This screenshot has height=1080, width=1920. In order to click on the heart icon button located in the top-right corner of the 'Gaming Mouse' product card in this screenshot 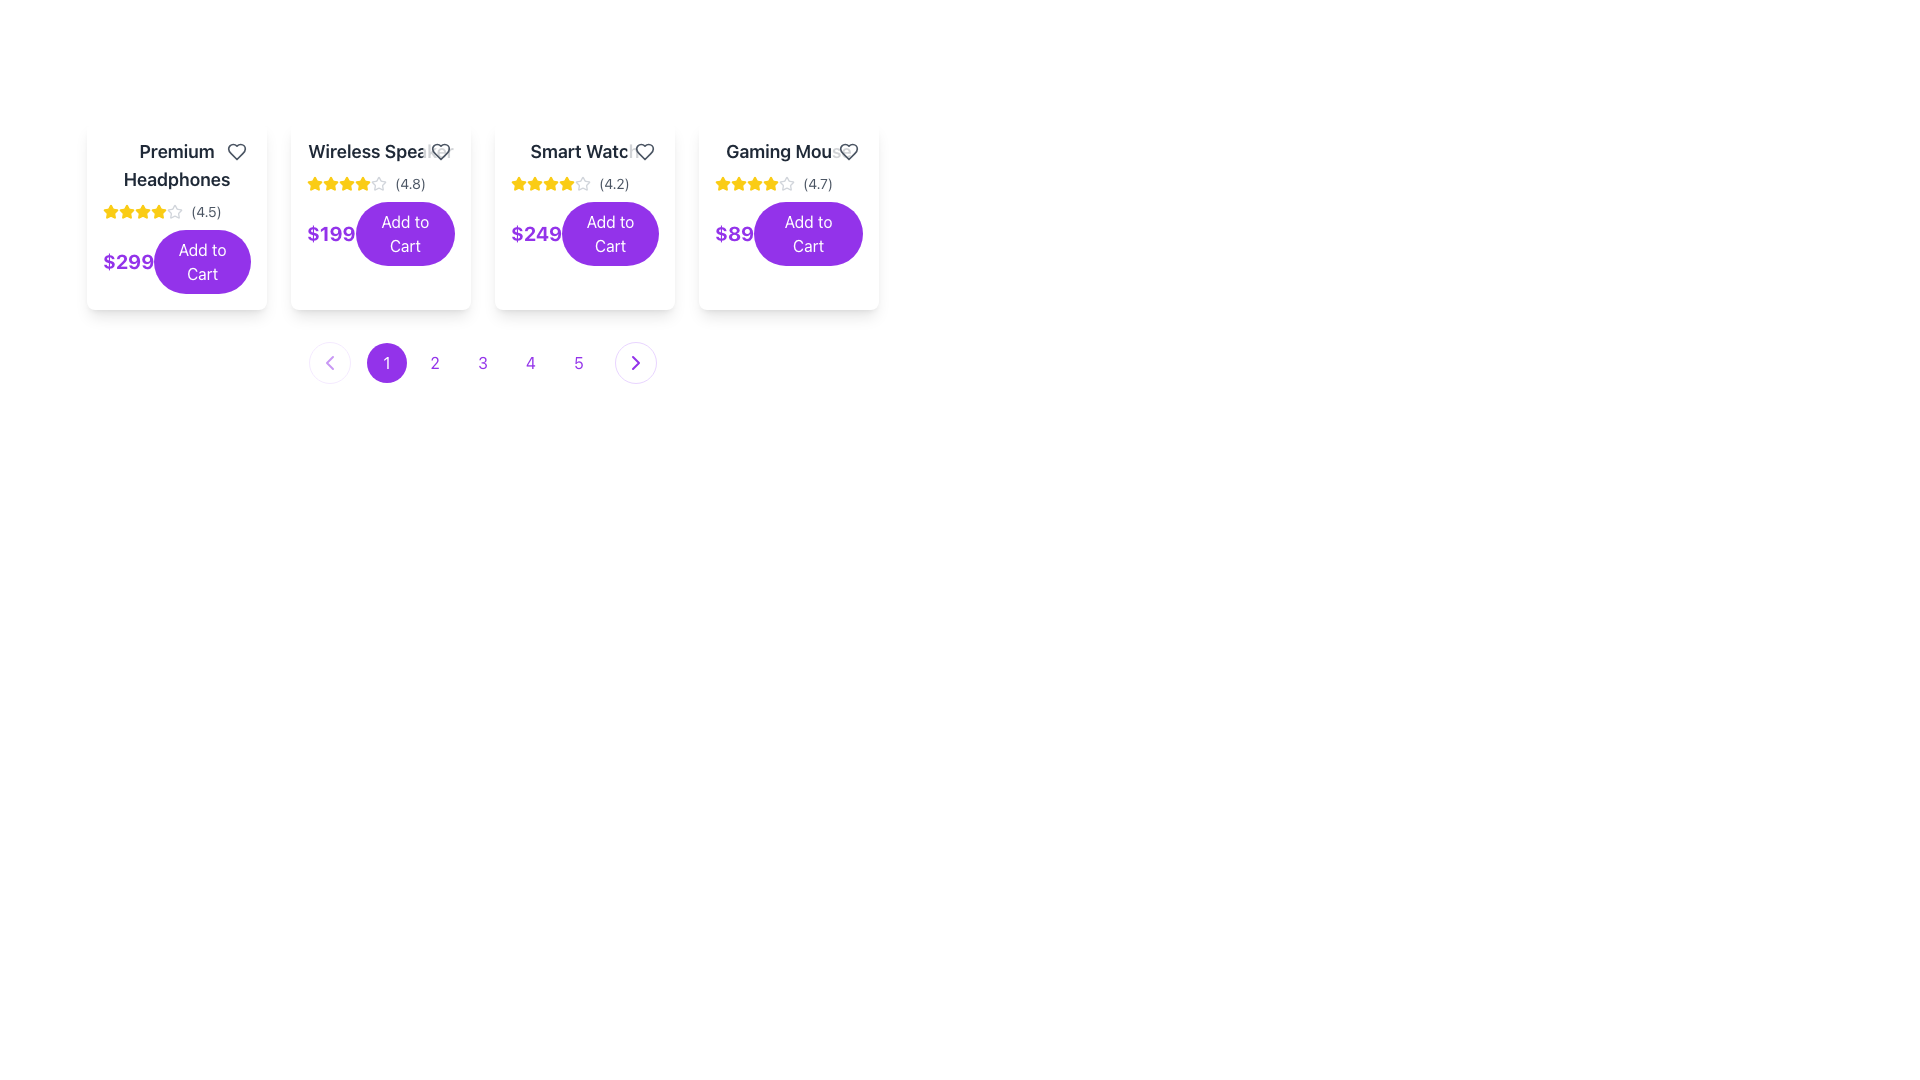, I will do `click(849, 150)`.